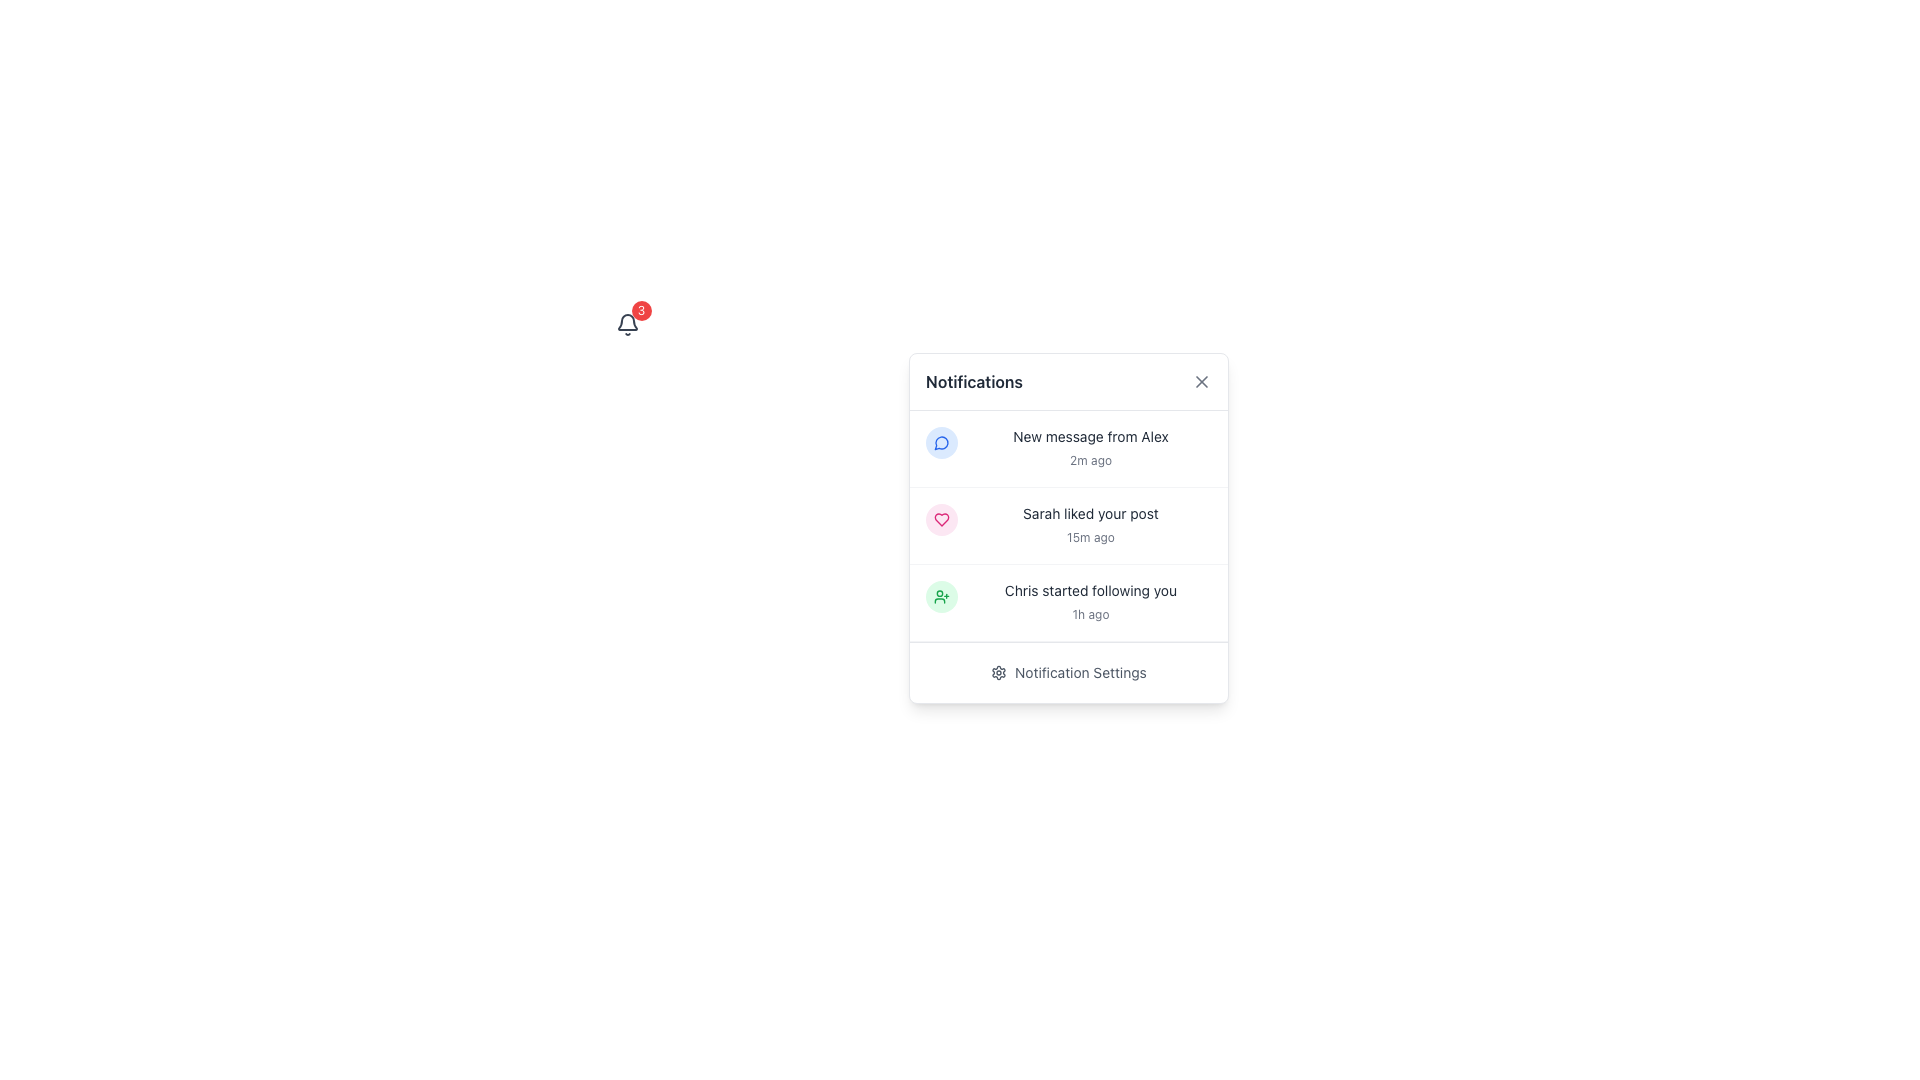  I want to click on the circular icon with a stylized heart symbol inside, which has a pink background and is located to the left of the notification text 'Sarah liked your post', so click(940, 519).